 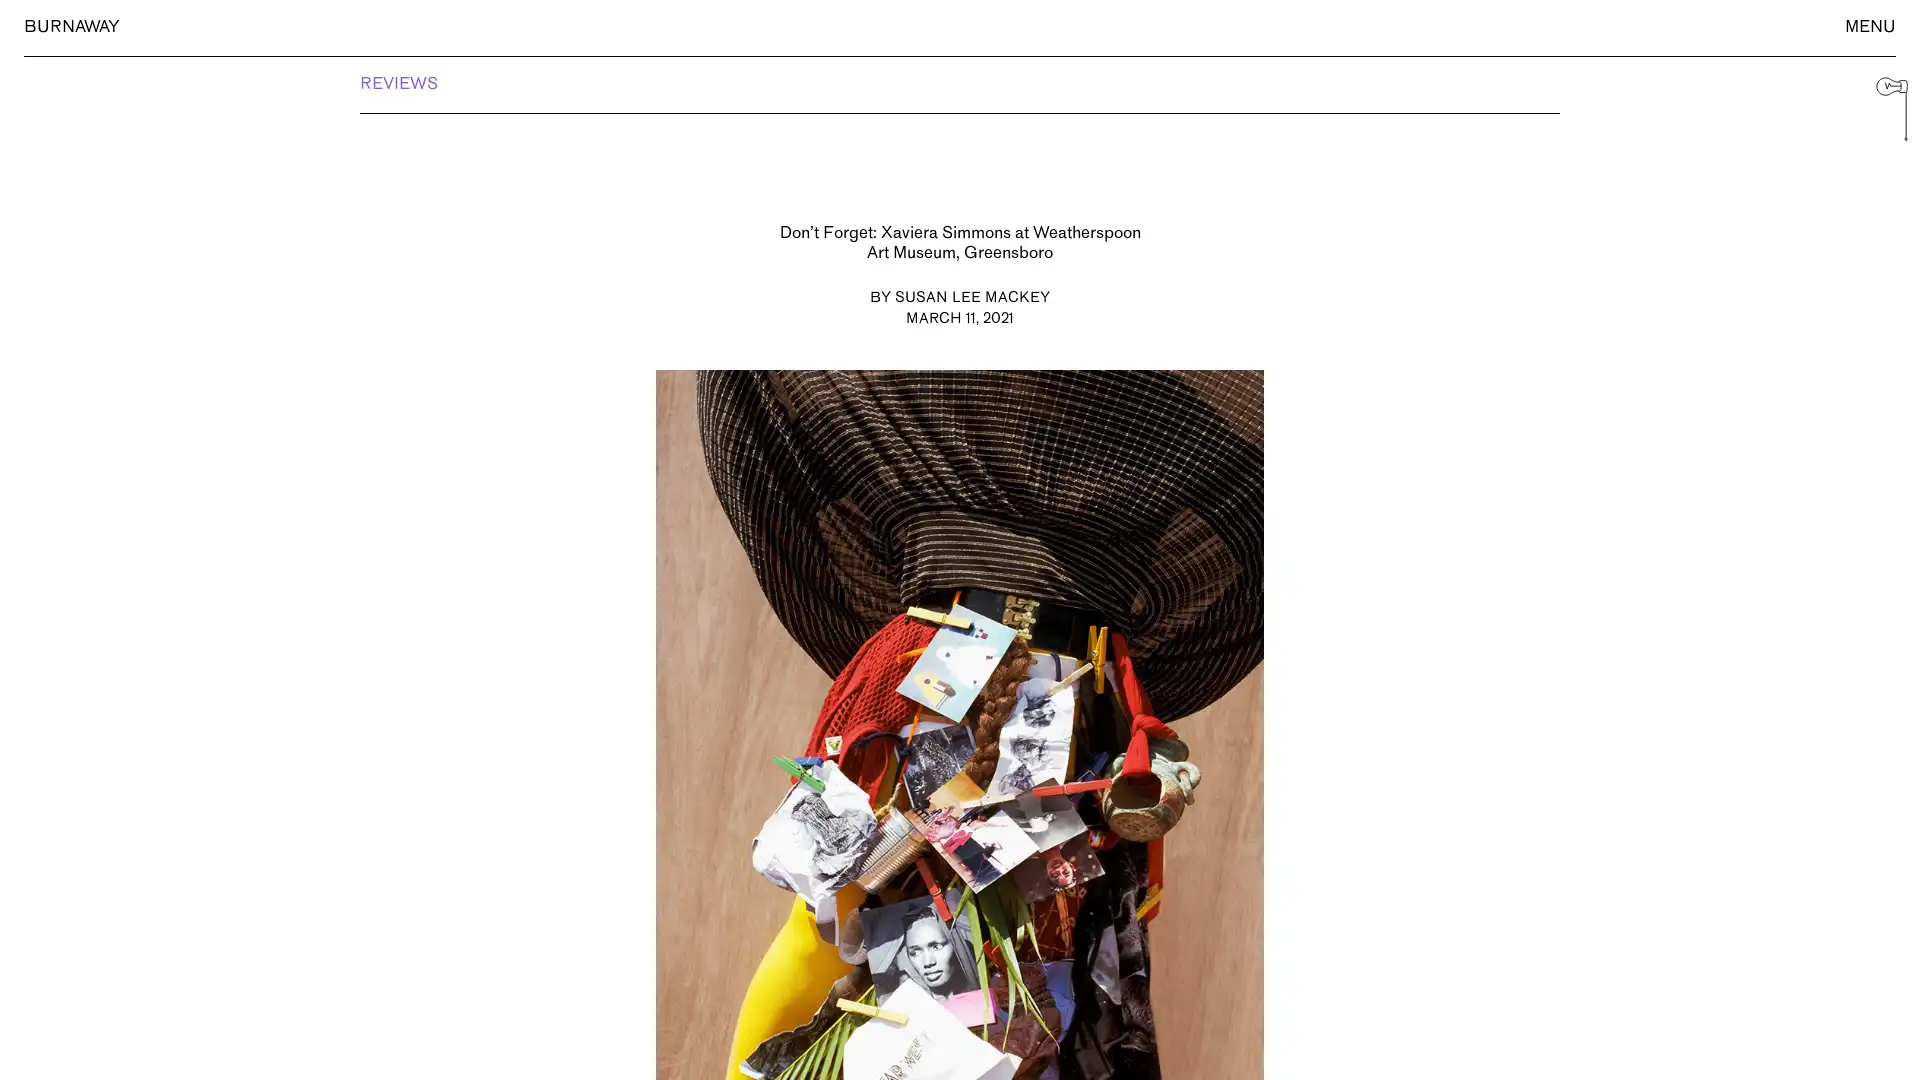 What do you see at coordinates (1869, 27) in the screenshot?
I see `MENU` at bounding box center [1869, 27].